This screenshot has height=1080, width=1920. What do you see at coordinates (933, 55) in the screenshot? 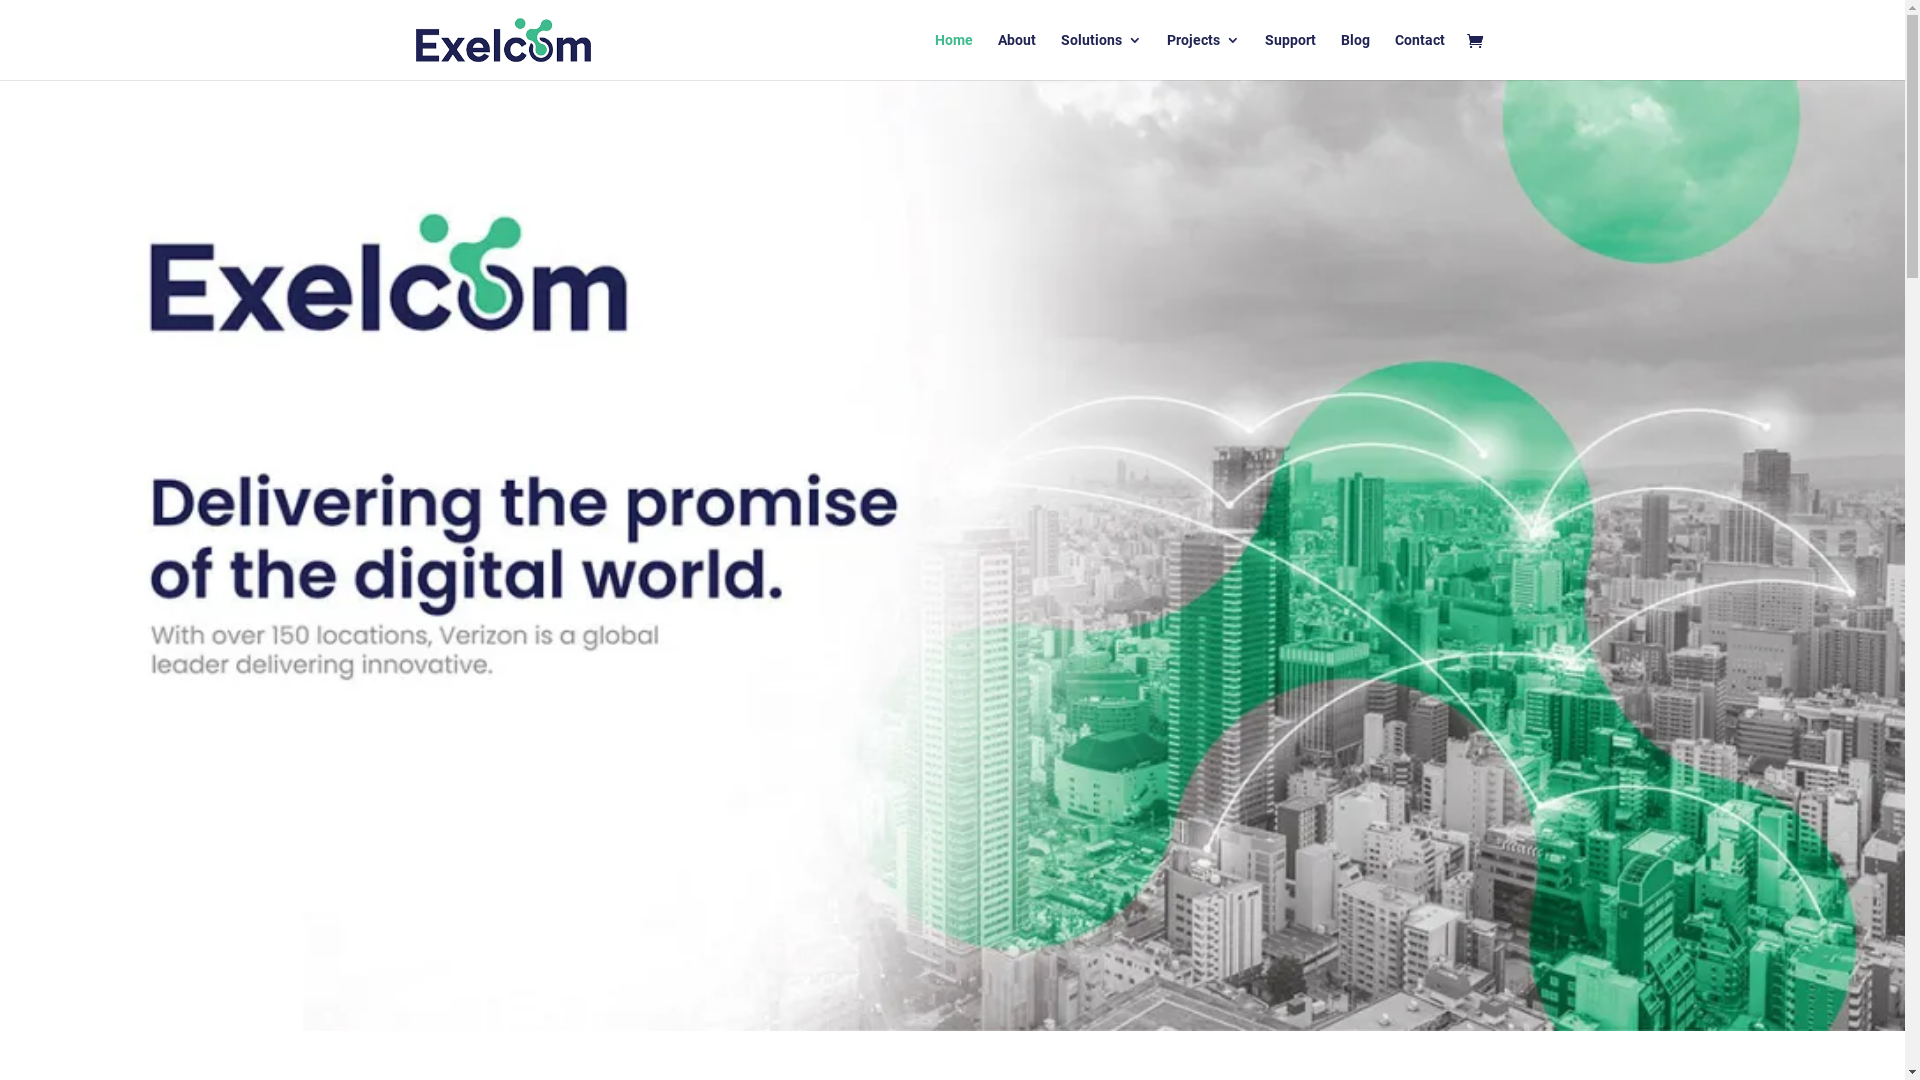
I see `'Home'` at bounding box center [933, 55].